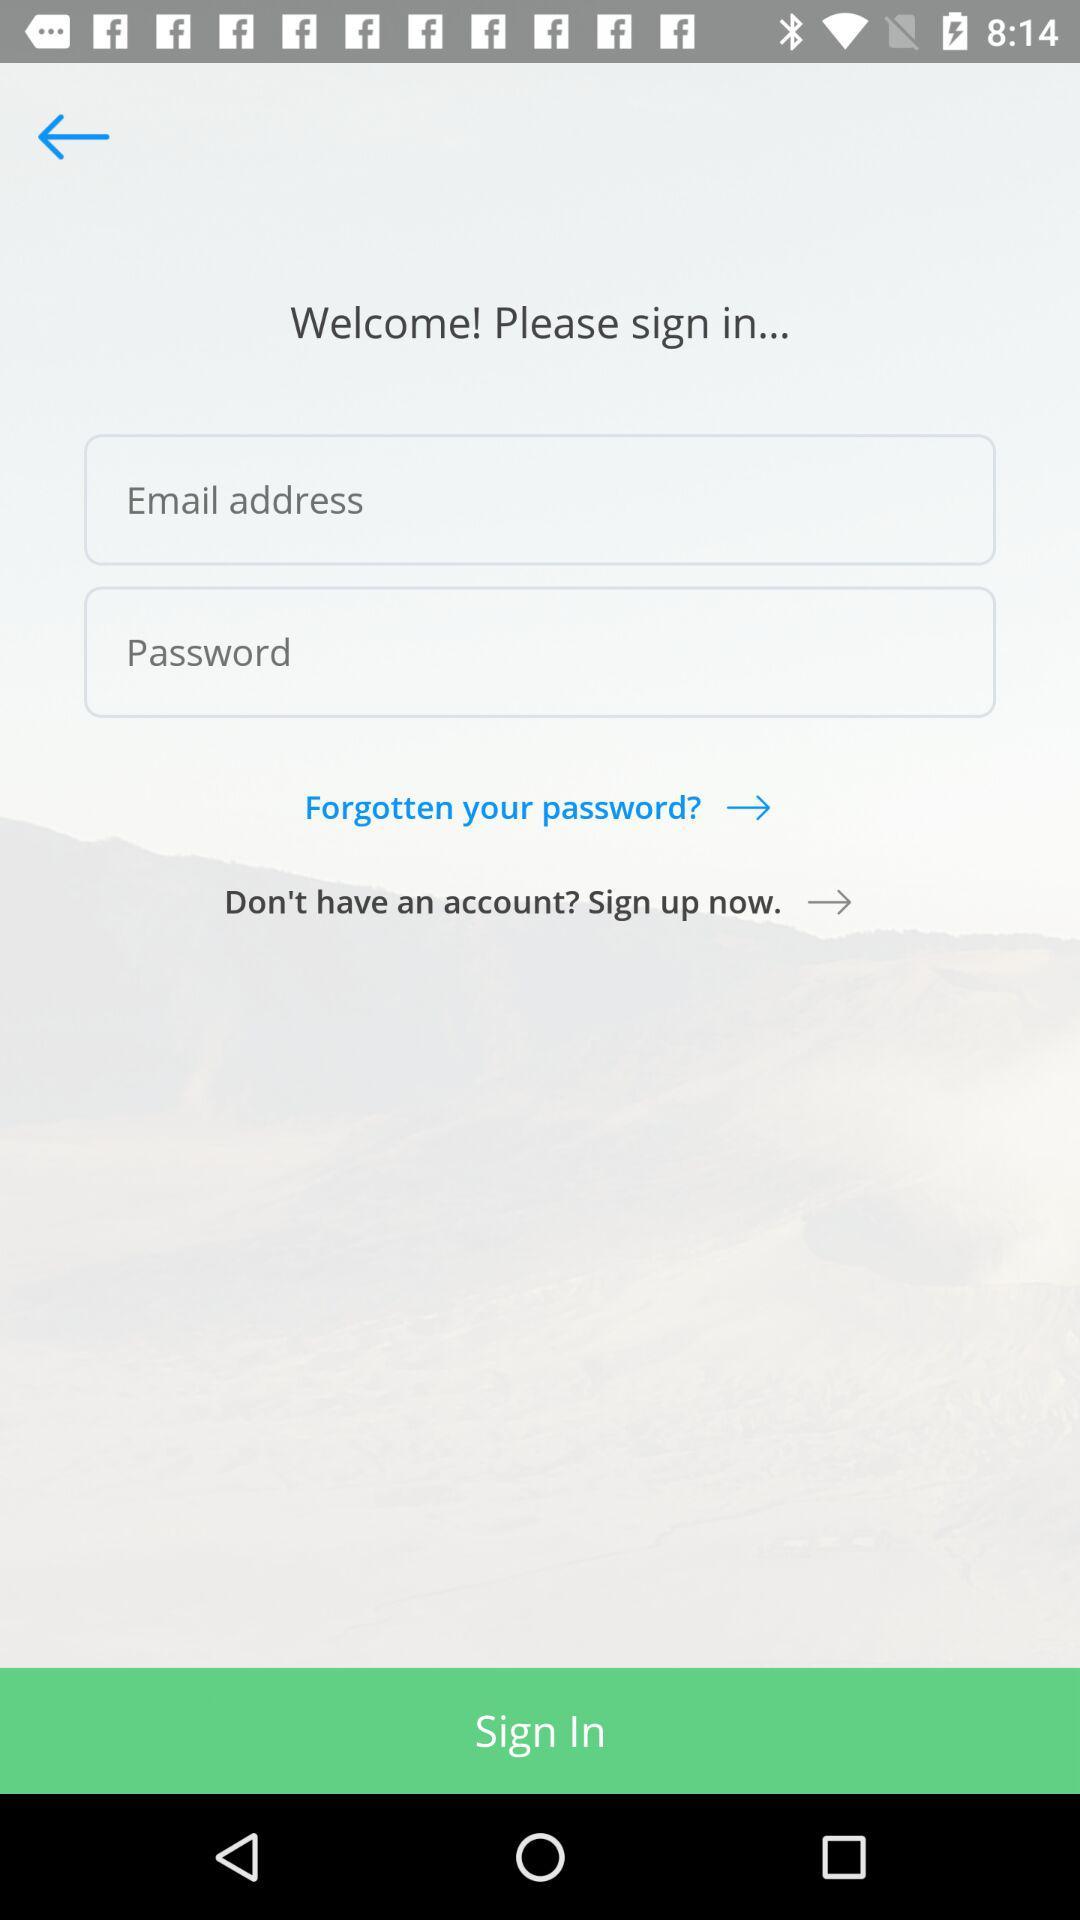  I want to click on password field, so click(540, 652).